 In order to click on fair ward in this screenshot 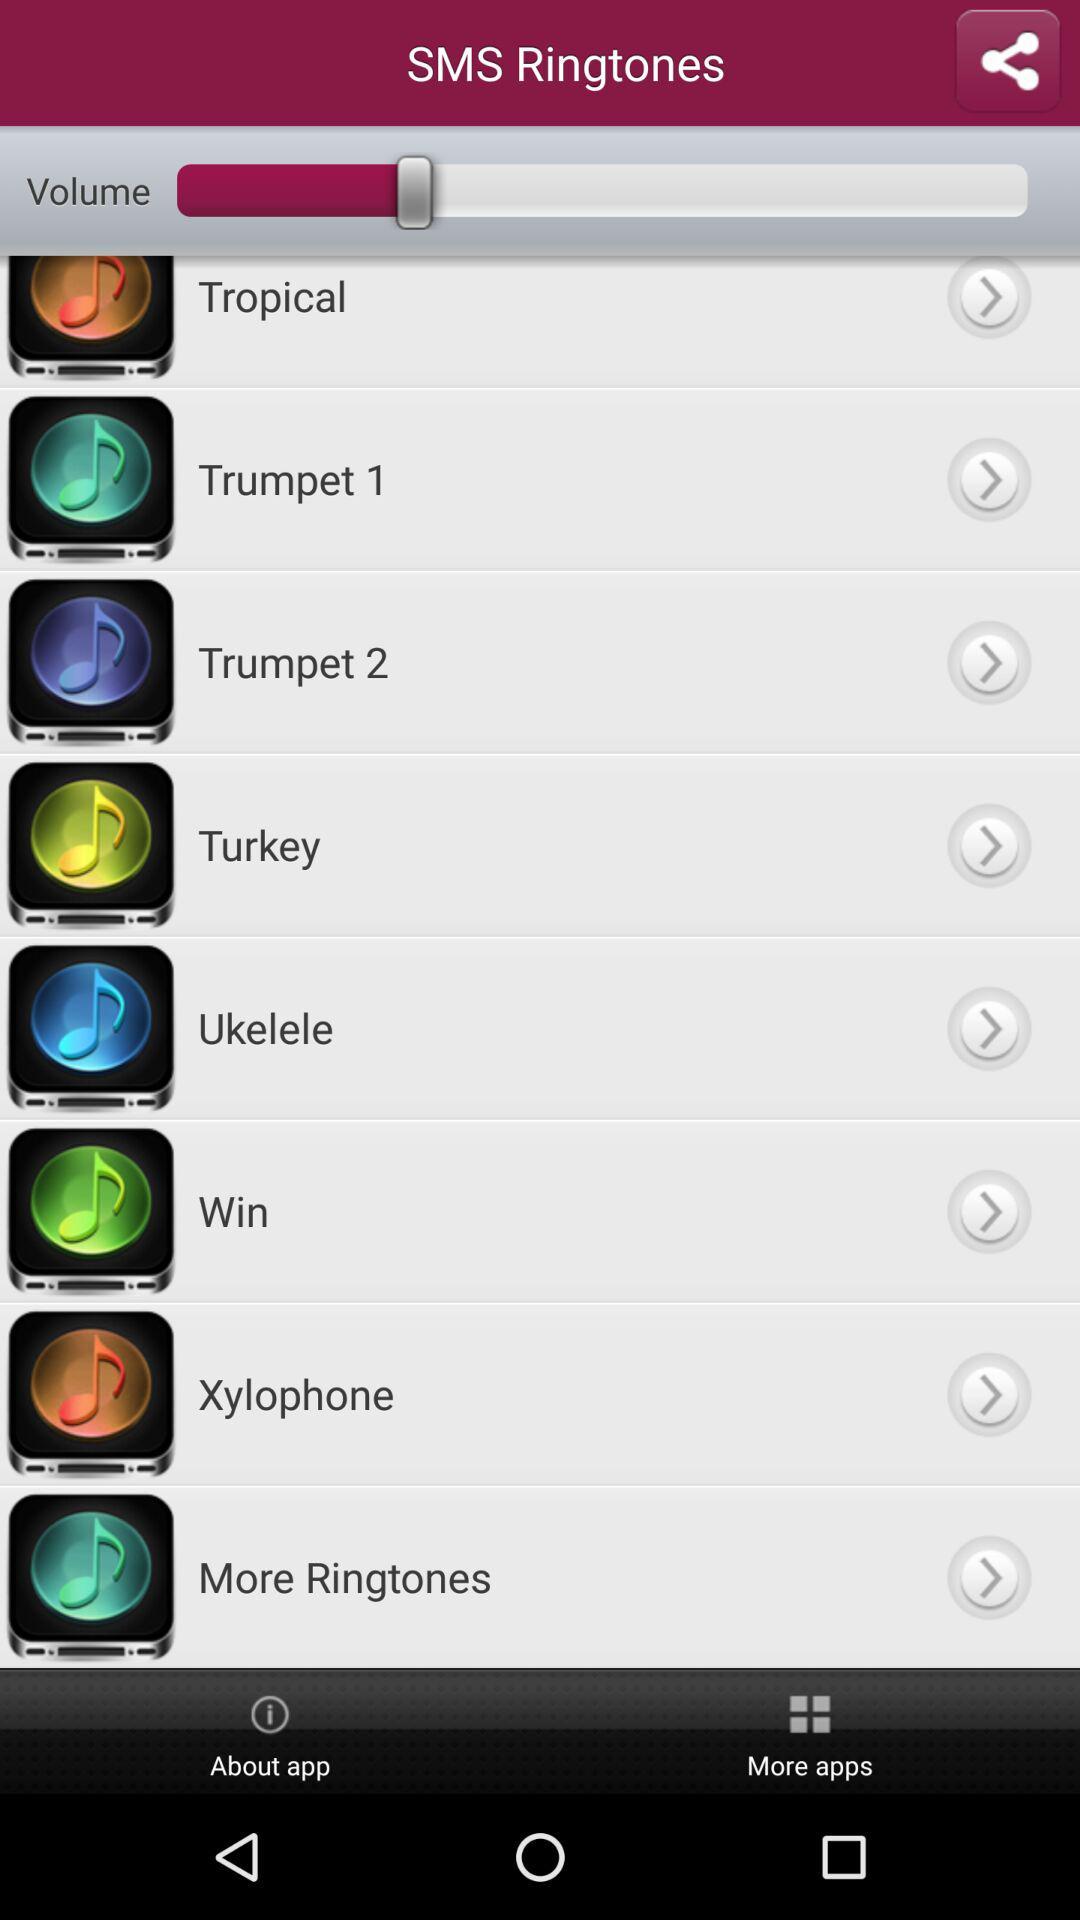, I will do `click(987, 321)`.